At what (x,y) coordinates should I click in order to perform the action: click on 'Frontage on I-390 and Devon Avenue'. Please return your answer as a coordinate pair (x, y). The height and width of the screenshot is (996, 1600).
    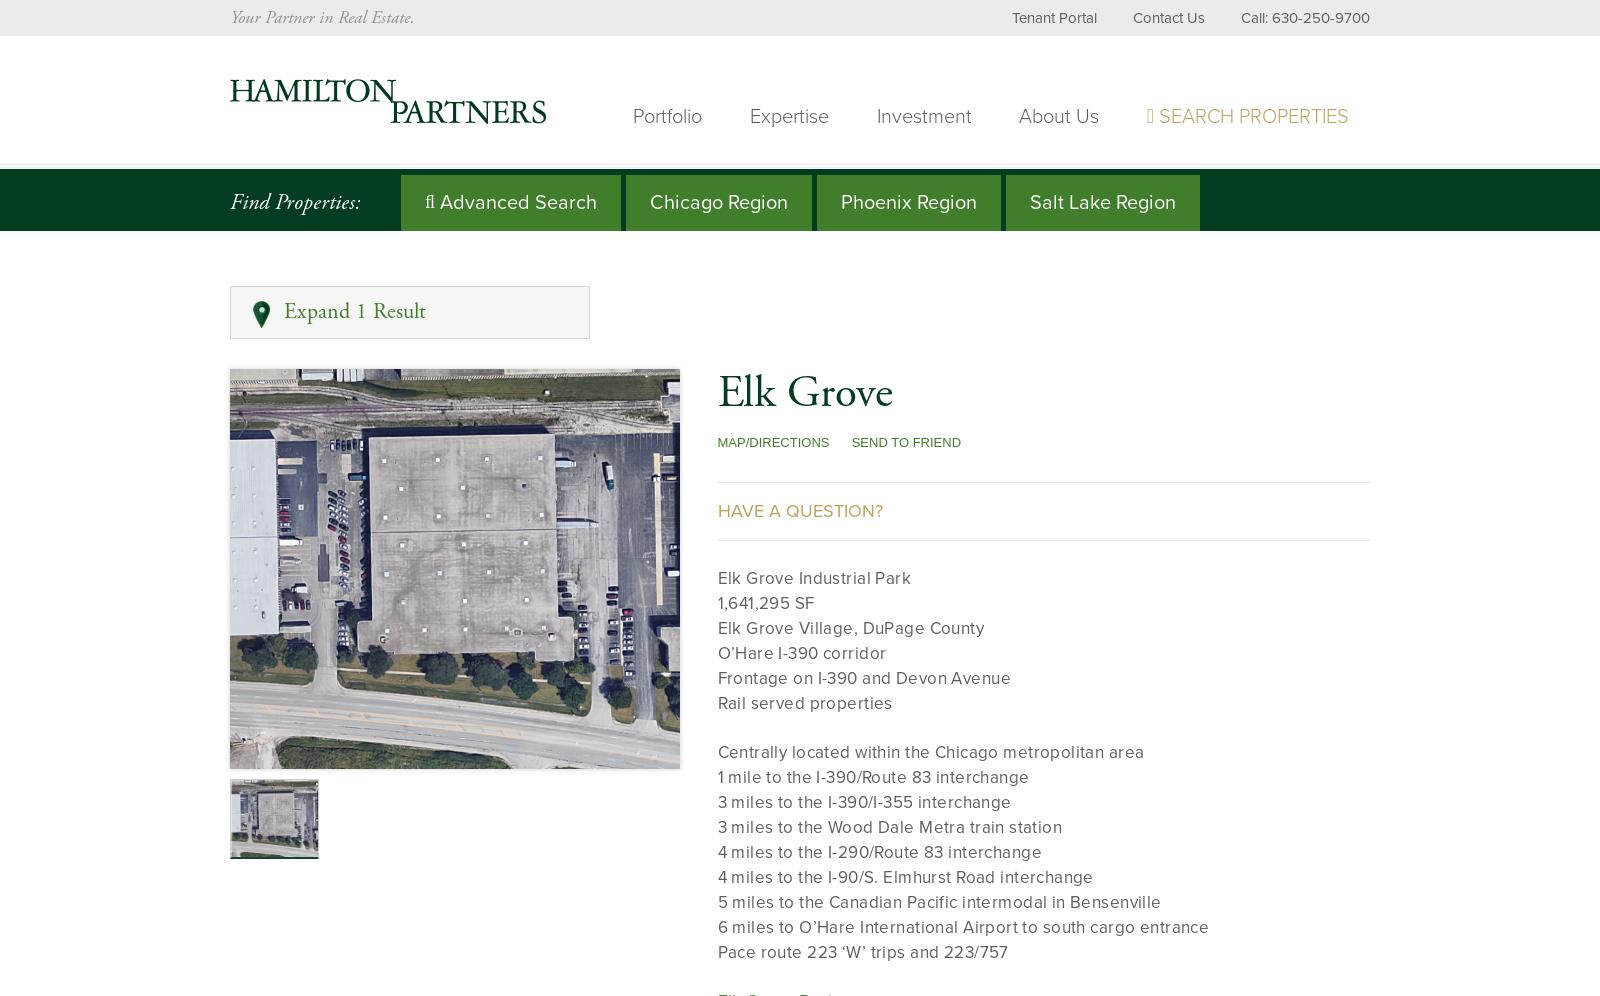
    Looking at the image, I should click on (862, 677).